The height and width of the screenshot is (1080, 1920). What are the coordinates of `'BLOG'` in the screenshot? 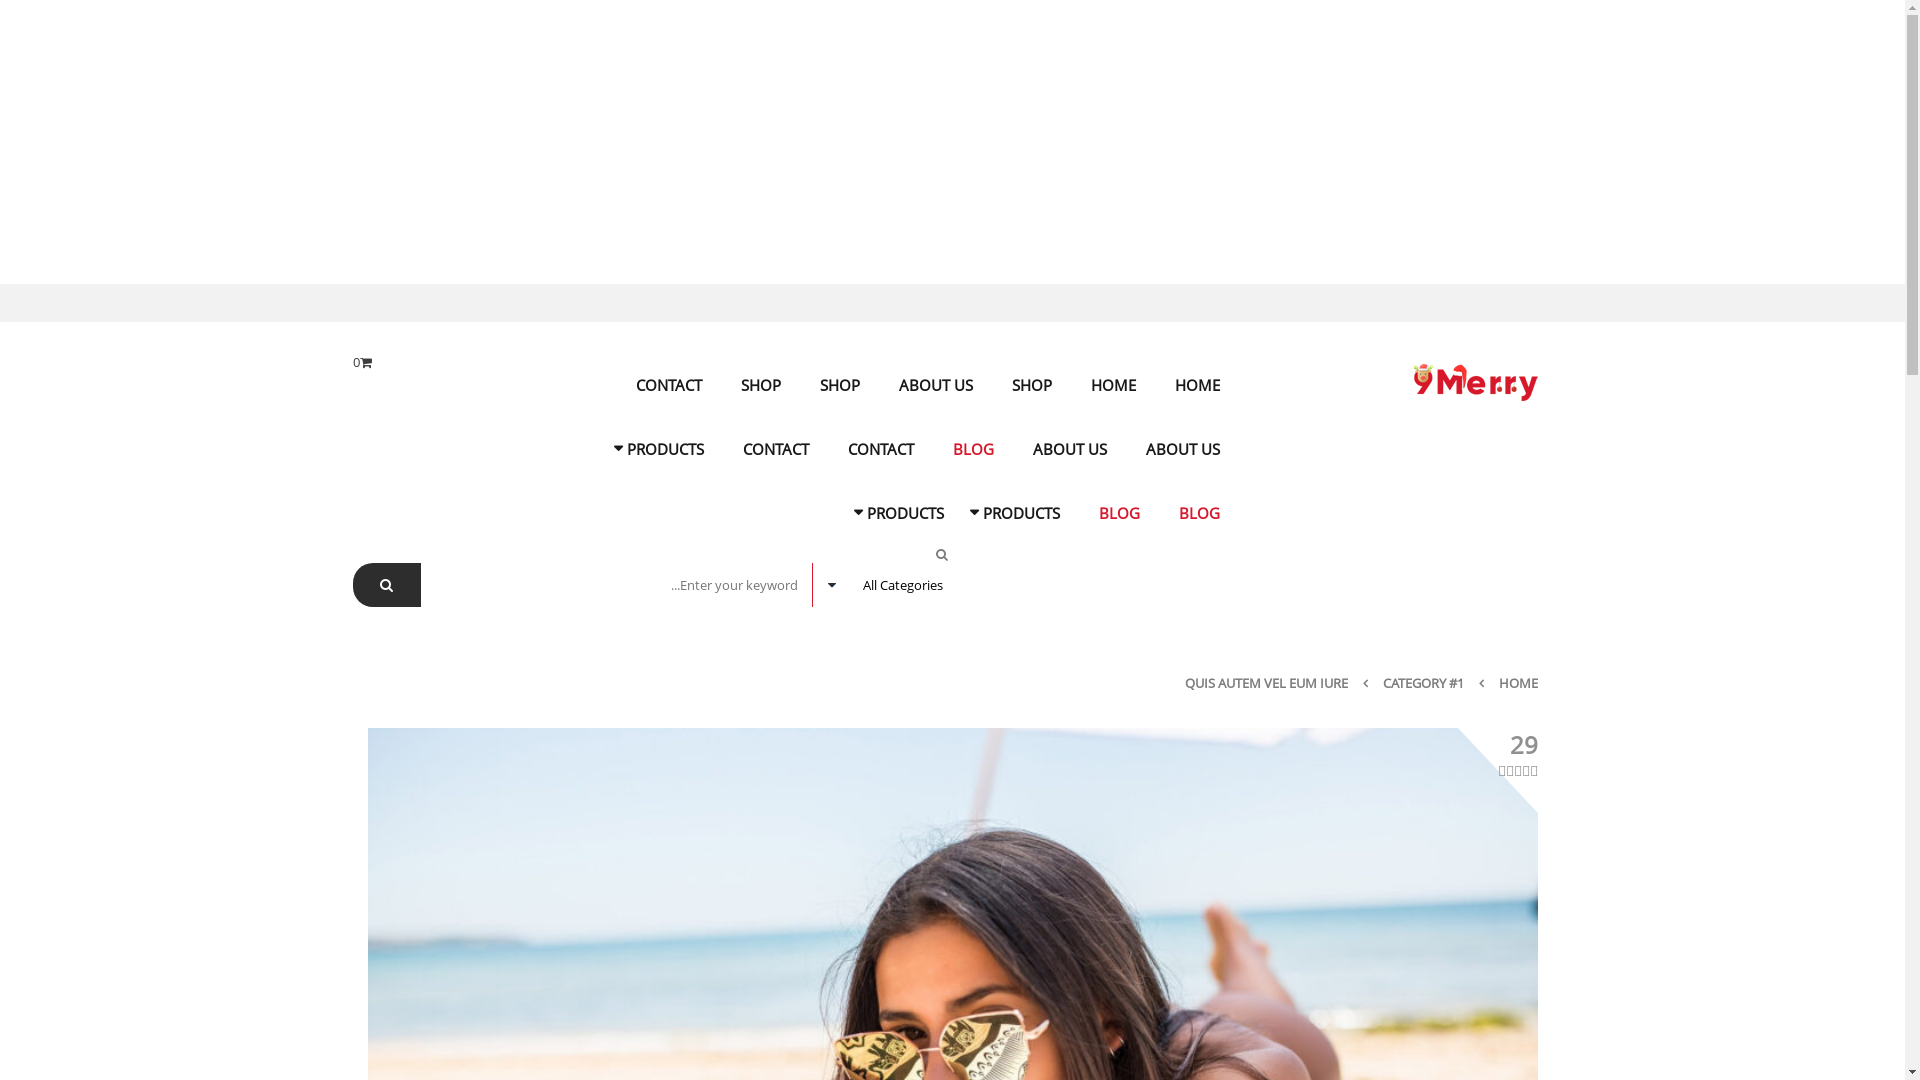 It's located at (972, 447).